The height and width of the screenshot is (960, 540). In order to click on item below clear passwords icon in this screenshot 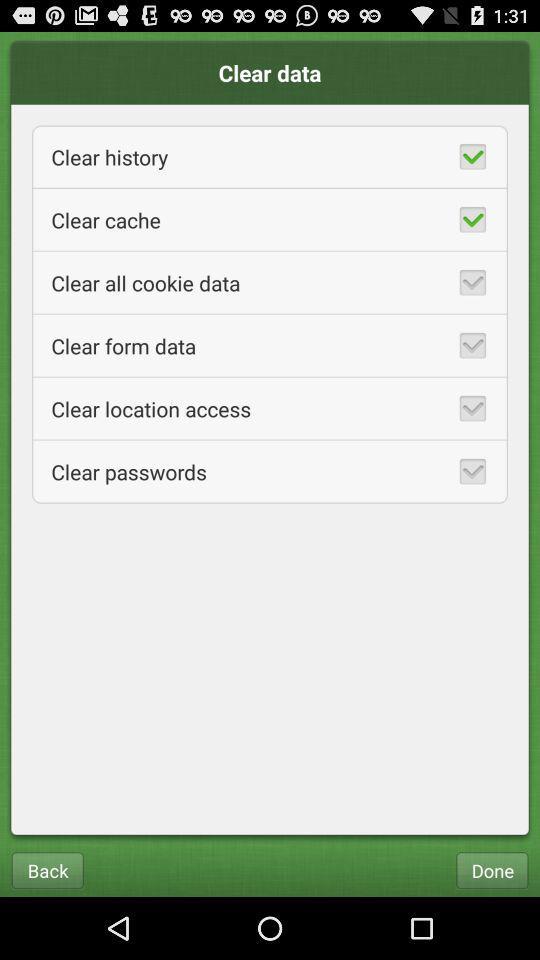, I will do `click(47, 869)`.